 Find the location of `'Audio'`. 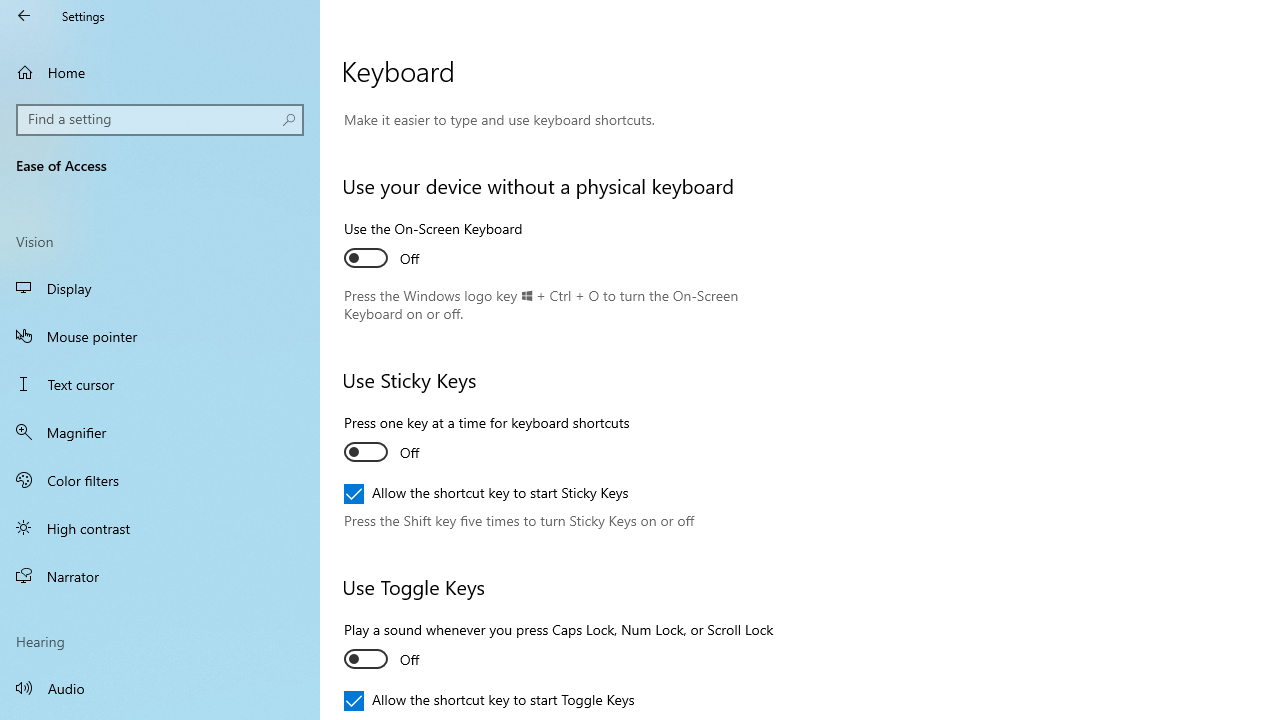

'Audio' is located at coordinates (160, 686).